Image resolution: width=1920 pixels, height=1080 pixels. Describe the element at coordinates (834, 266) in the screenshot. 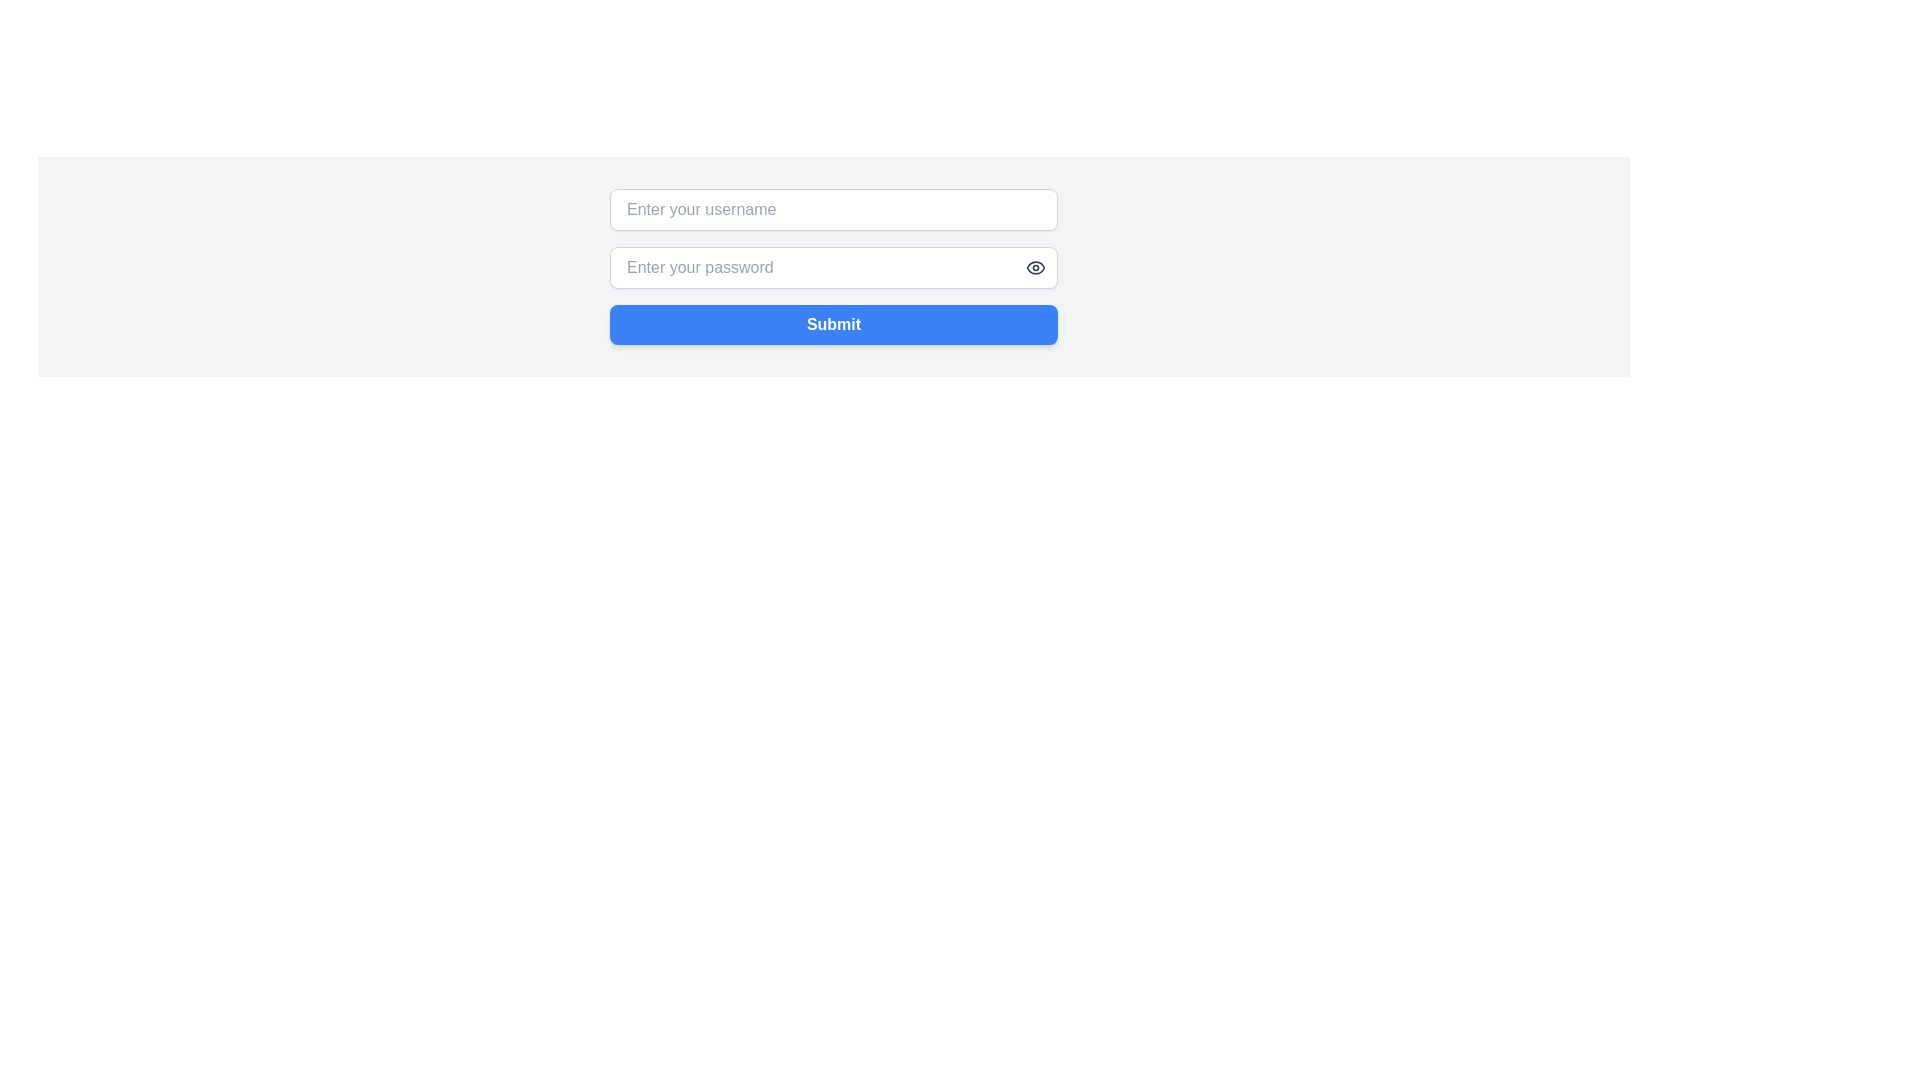

I see `the password input field, which is the second input field in the form layout, to trigger additional styling effects` at that location.